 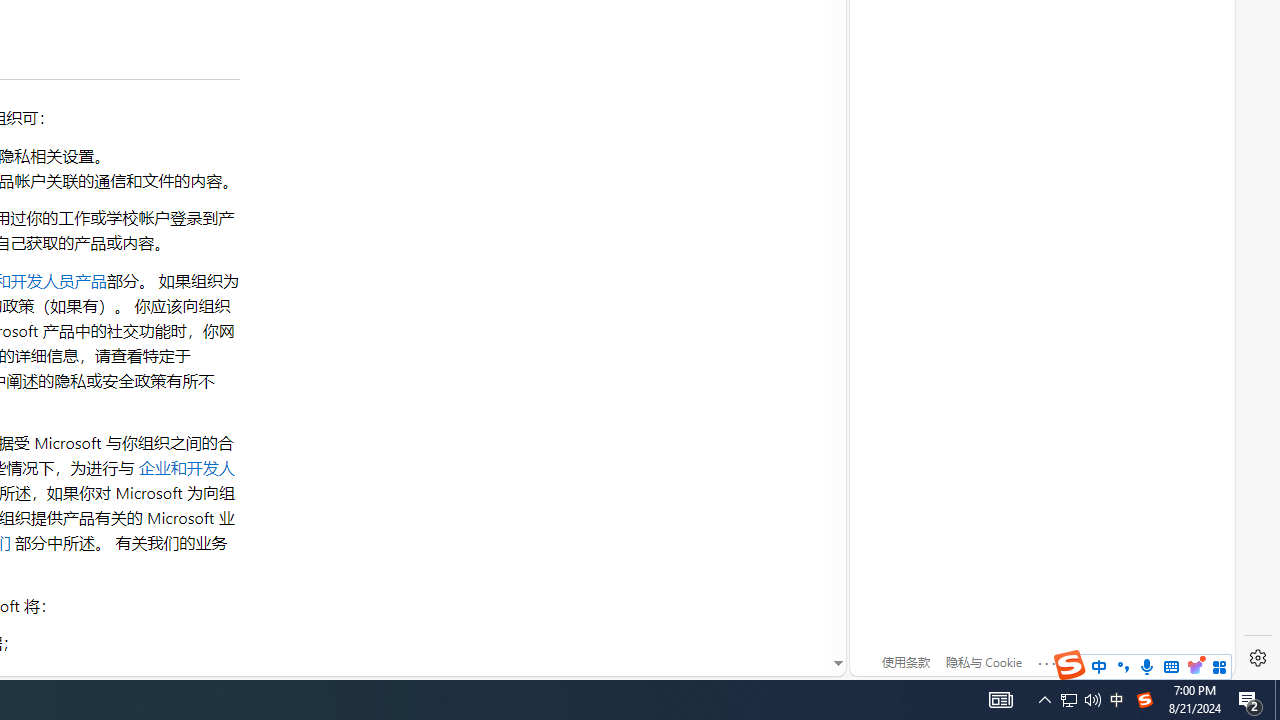 What do you see at coordinates (1257, 658) in the screenshot?
I see `'Settings'` at bounding box center [1257, 658].